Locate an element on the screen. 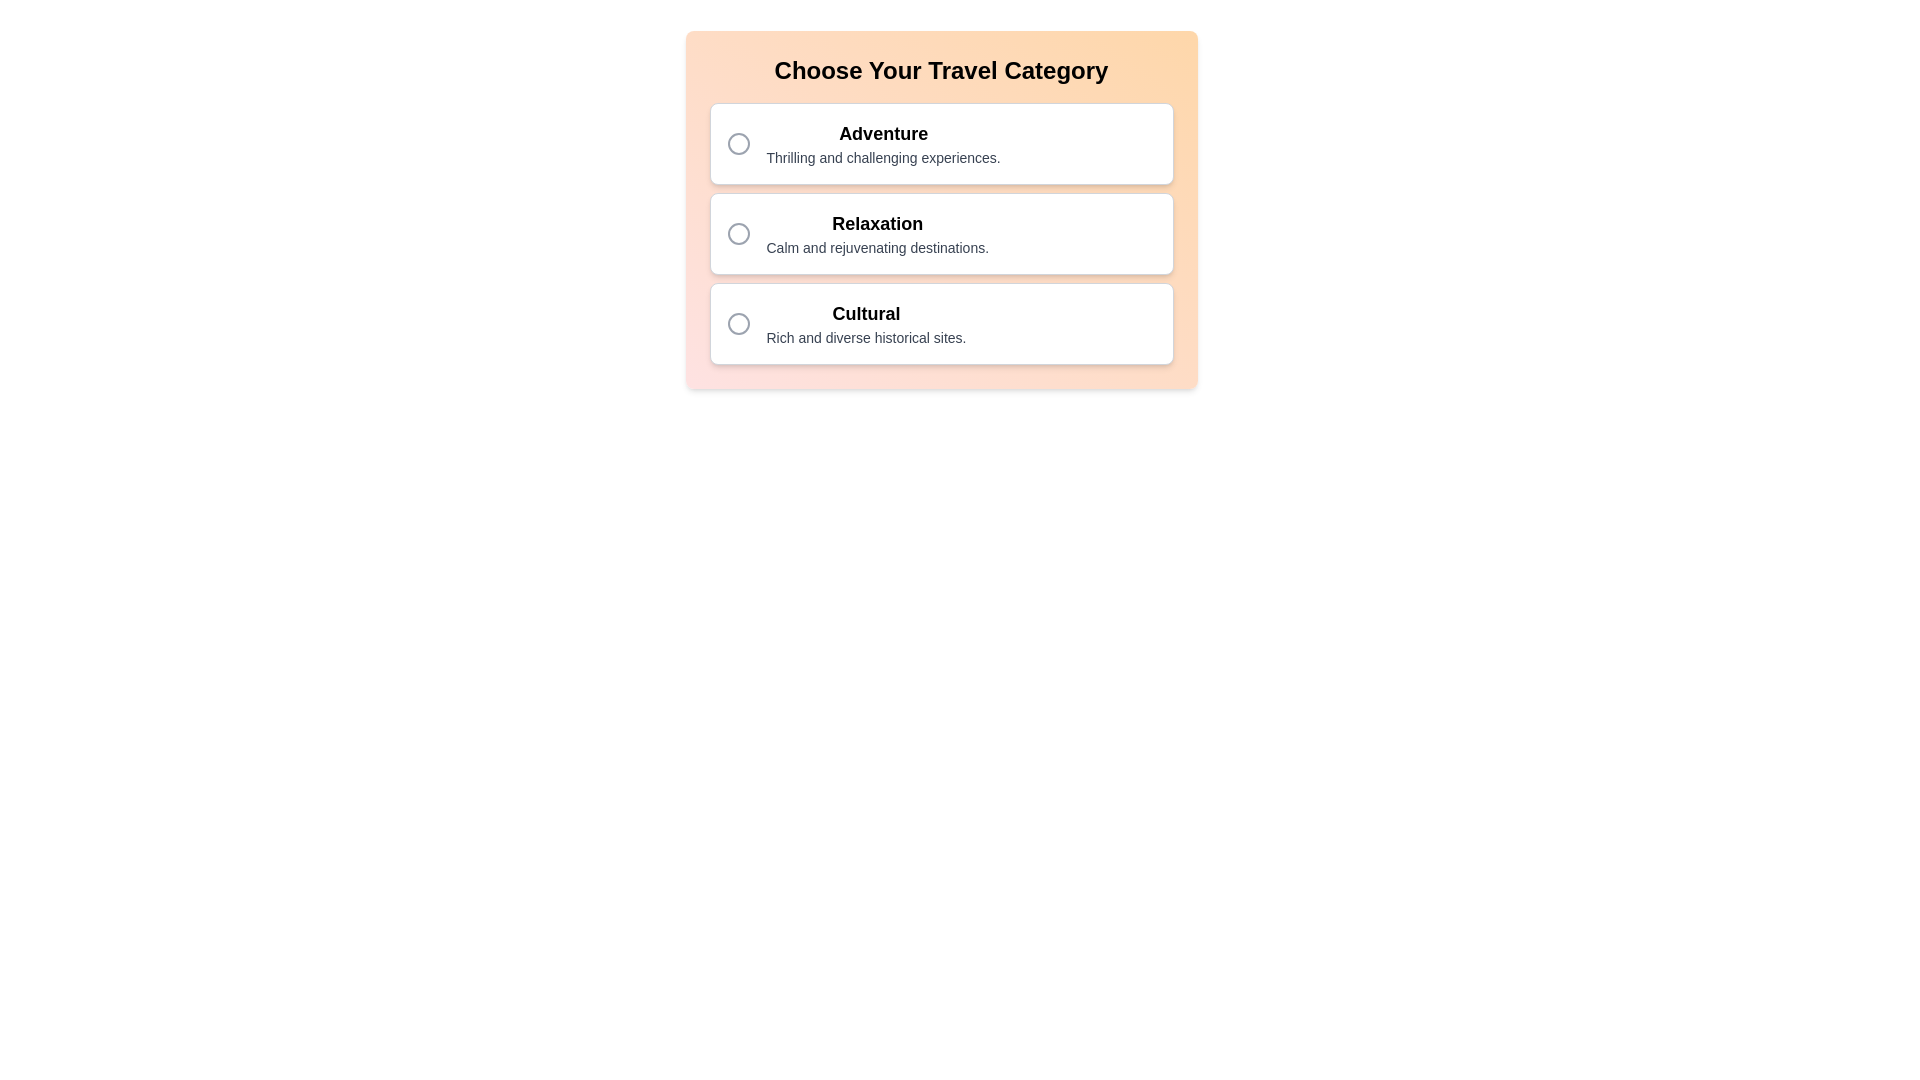 This screenshot has height=1080, width=1920. the text label that states 'Rich and diverse historical sites.' located below the title 'Cultural' in the third option of the vertical list of categories is located at coordinates (866, 337).